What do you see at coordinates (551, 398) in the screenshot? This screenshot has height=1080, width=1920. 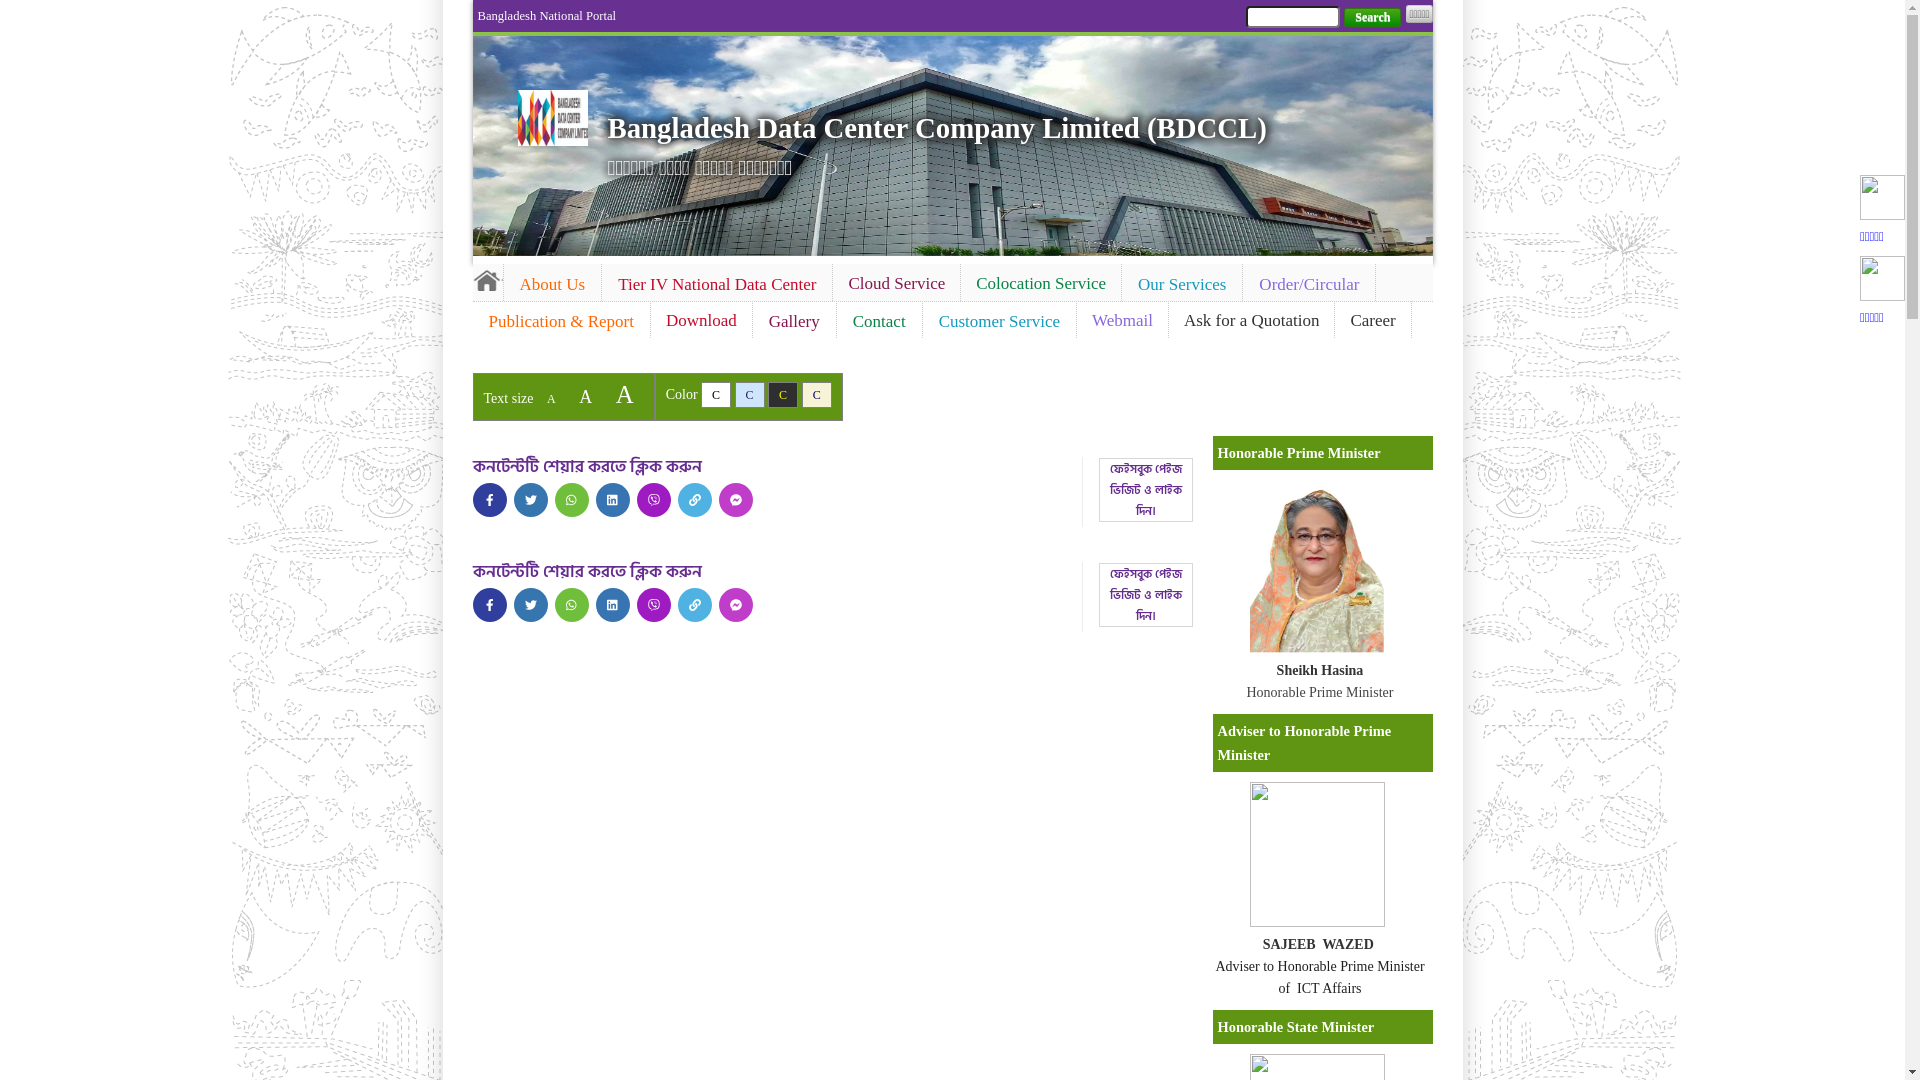 I see `'A'` at bounding box center [551, 398].